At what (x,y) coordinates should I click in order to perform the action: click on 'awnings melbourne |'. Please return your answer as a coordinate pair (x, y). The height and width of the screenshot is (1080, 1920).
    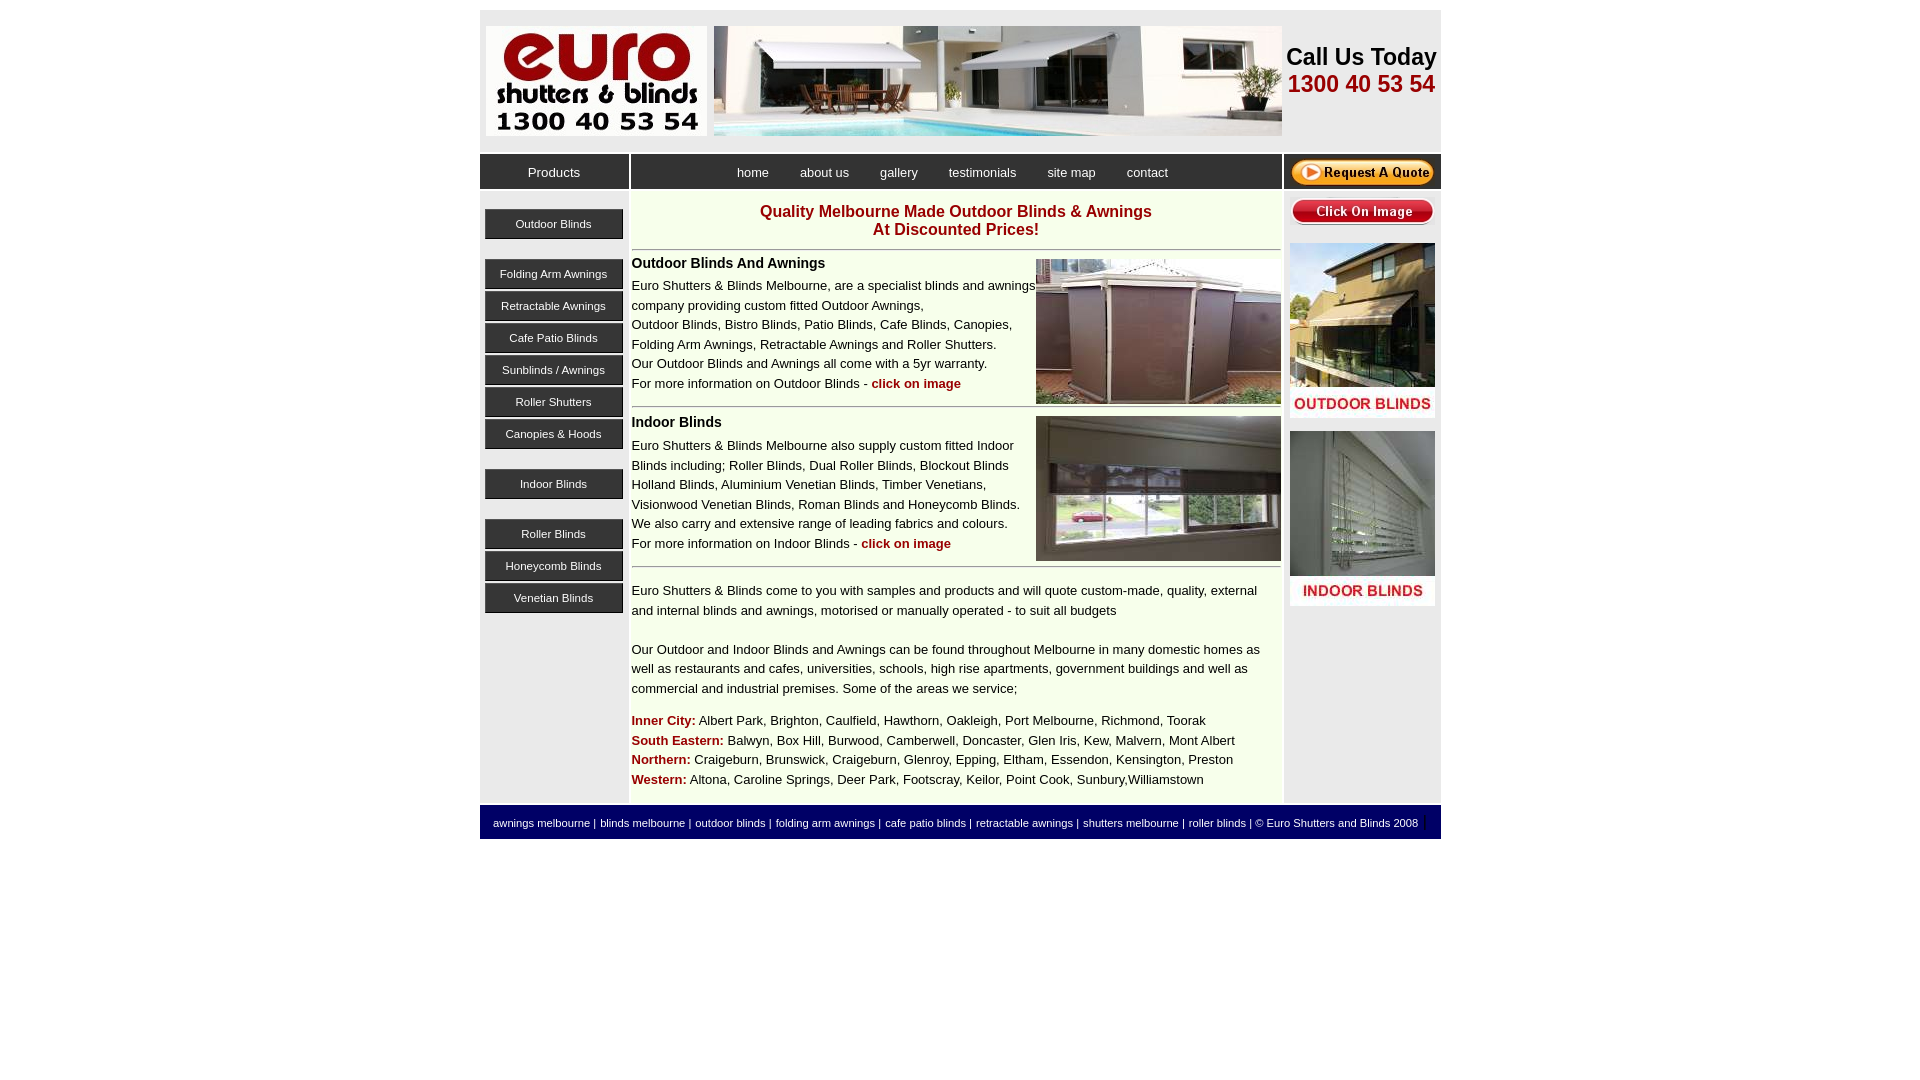
    Looking at the image, I should click on (544, 822).